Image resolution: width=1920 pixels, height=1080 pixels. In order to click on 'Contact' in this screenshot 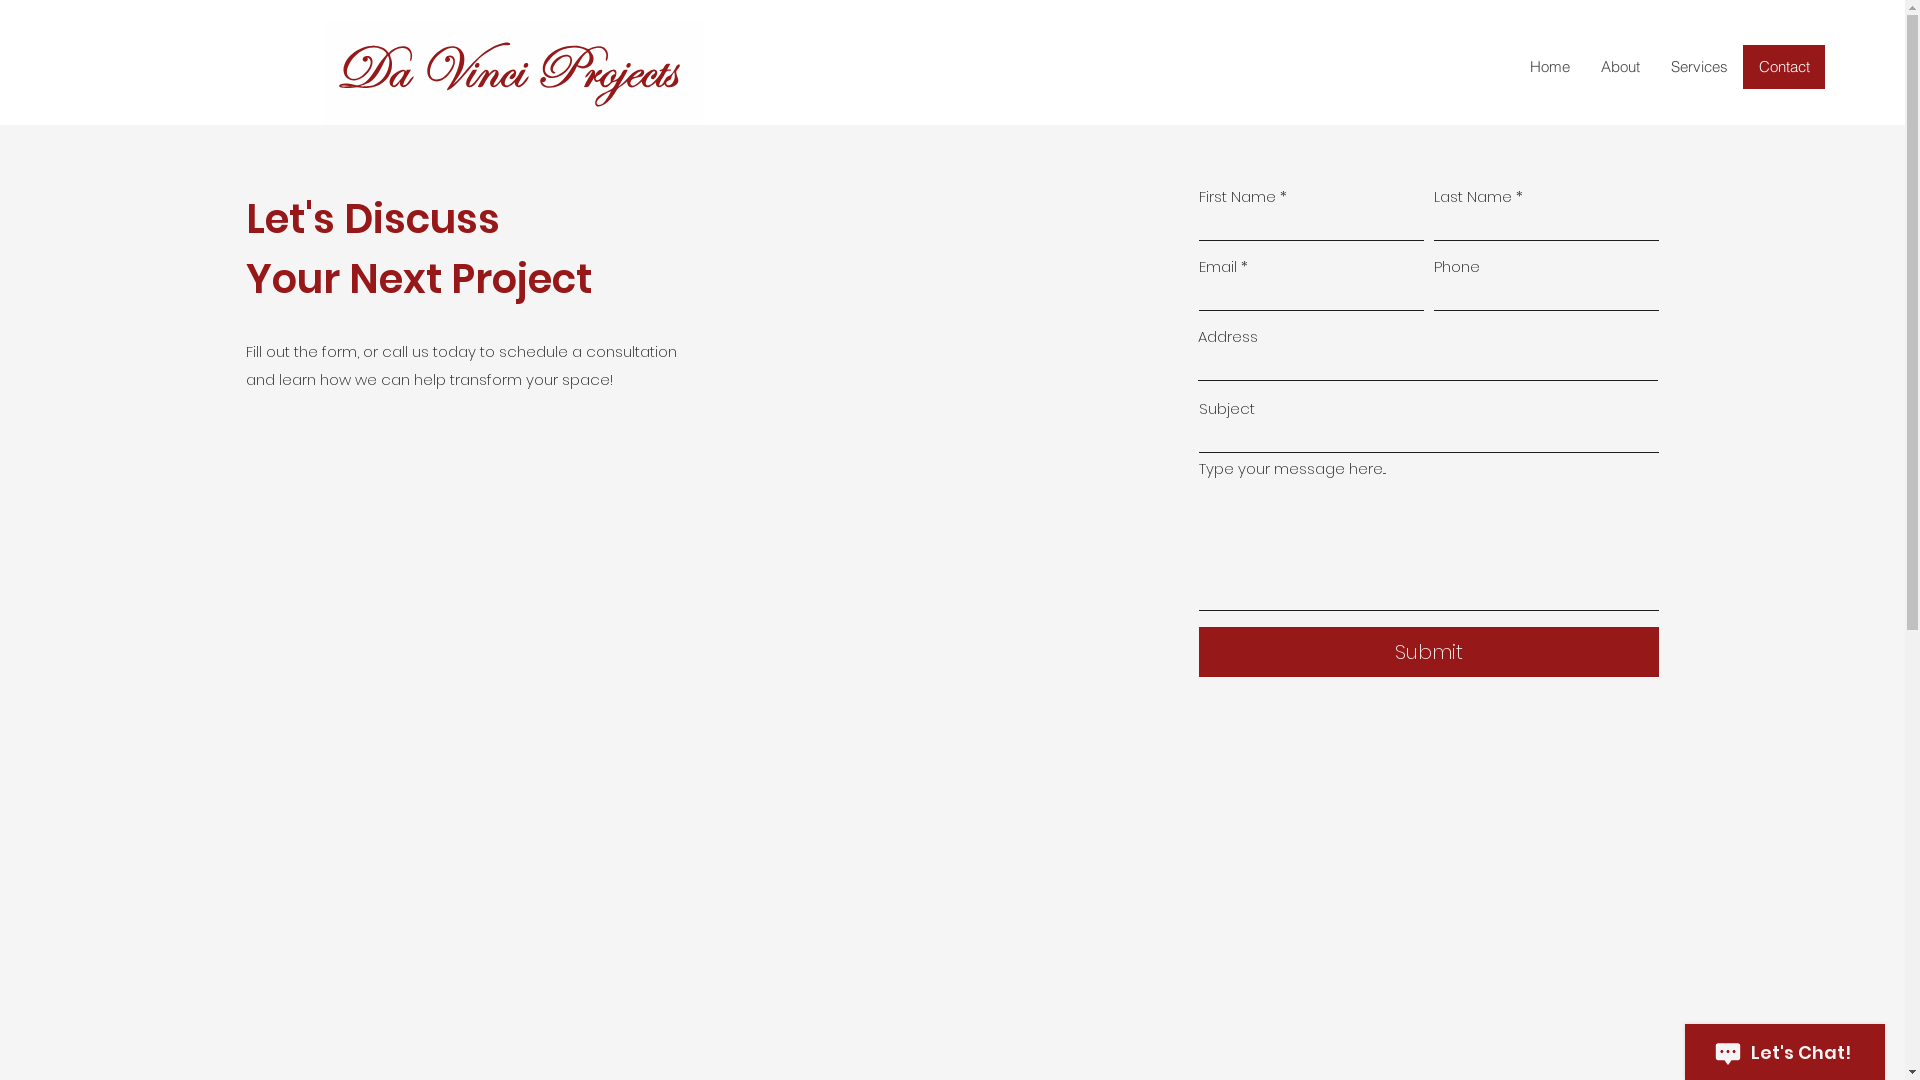, I will do `click(1784, 65)`.